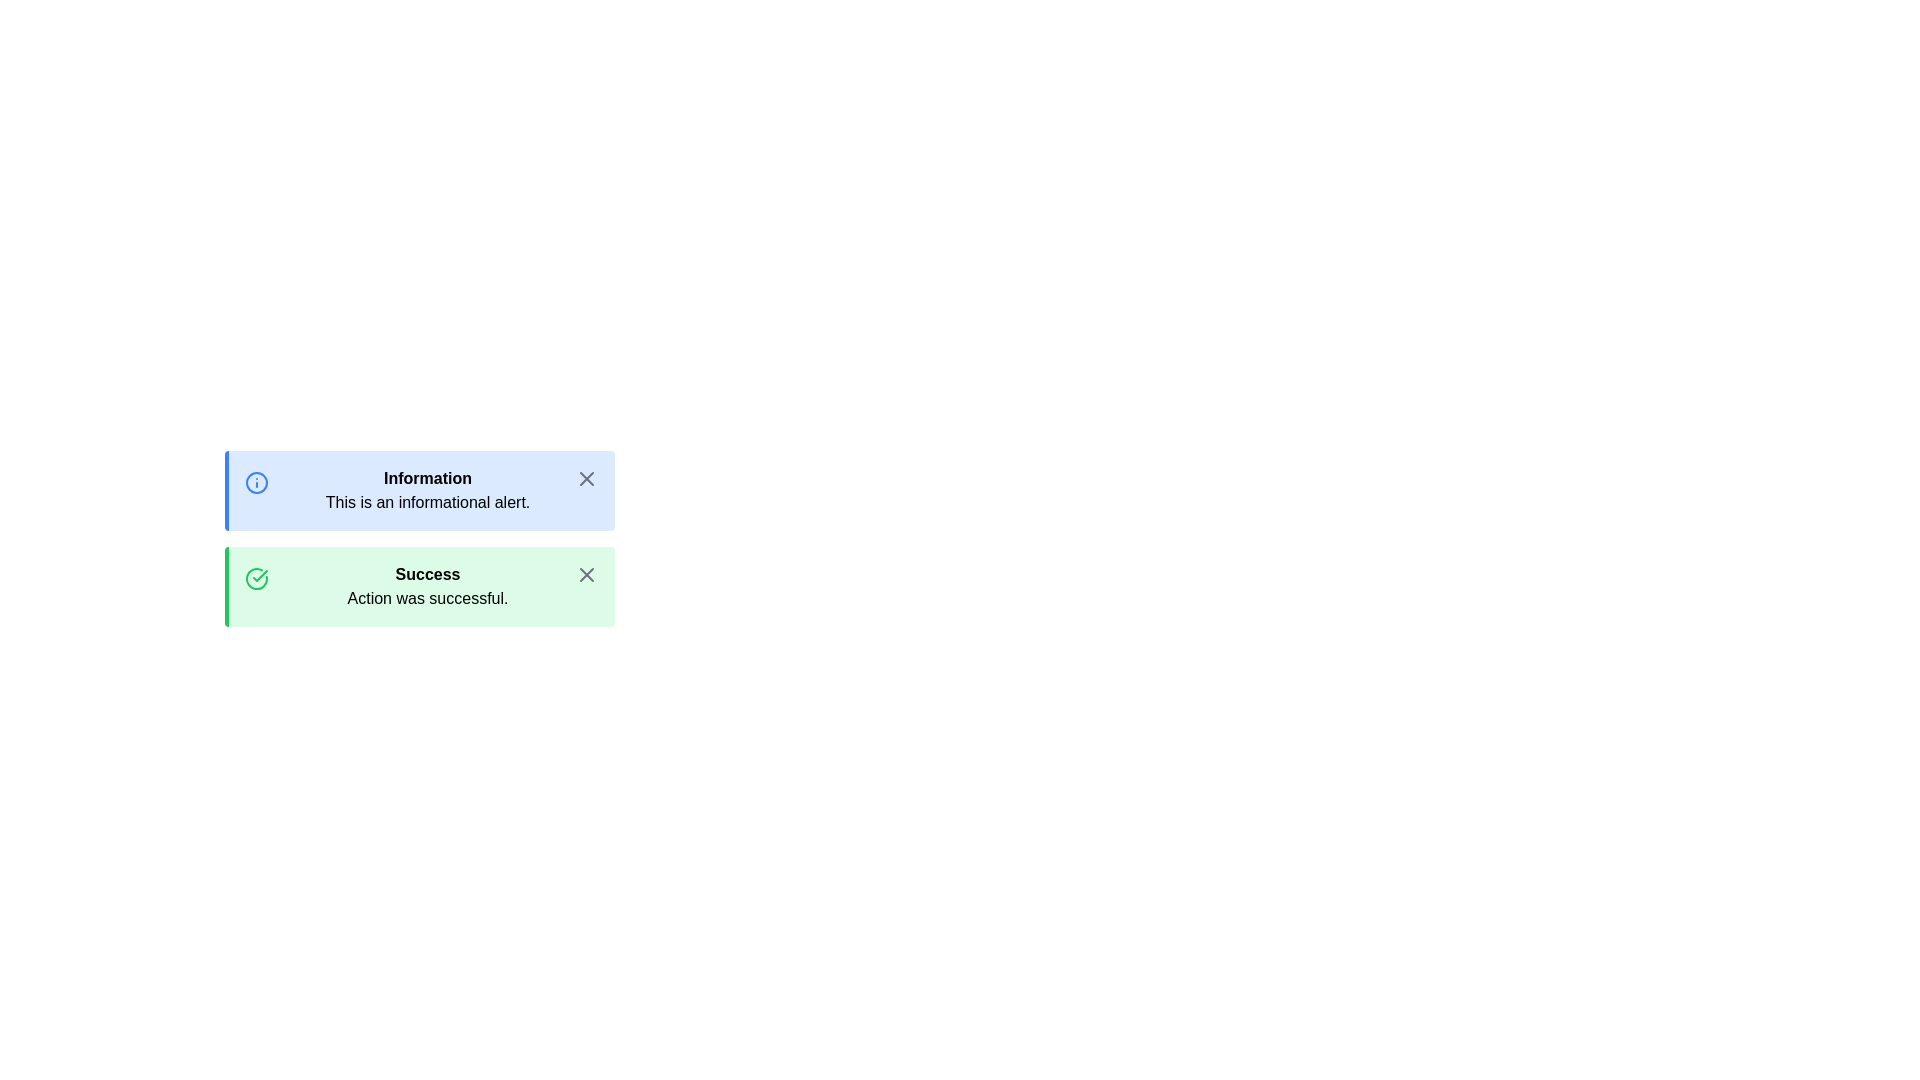  Describe the element at coordinates (259, 575) in the screenshot. I see `the green checkmark icon within the success notification box that indicates 'Action was successful.'` at that location.